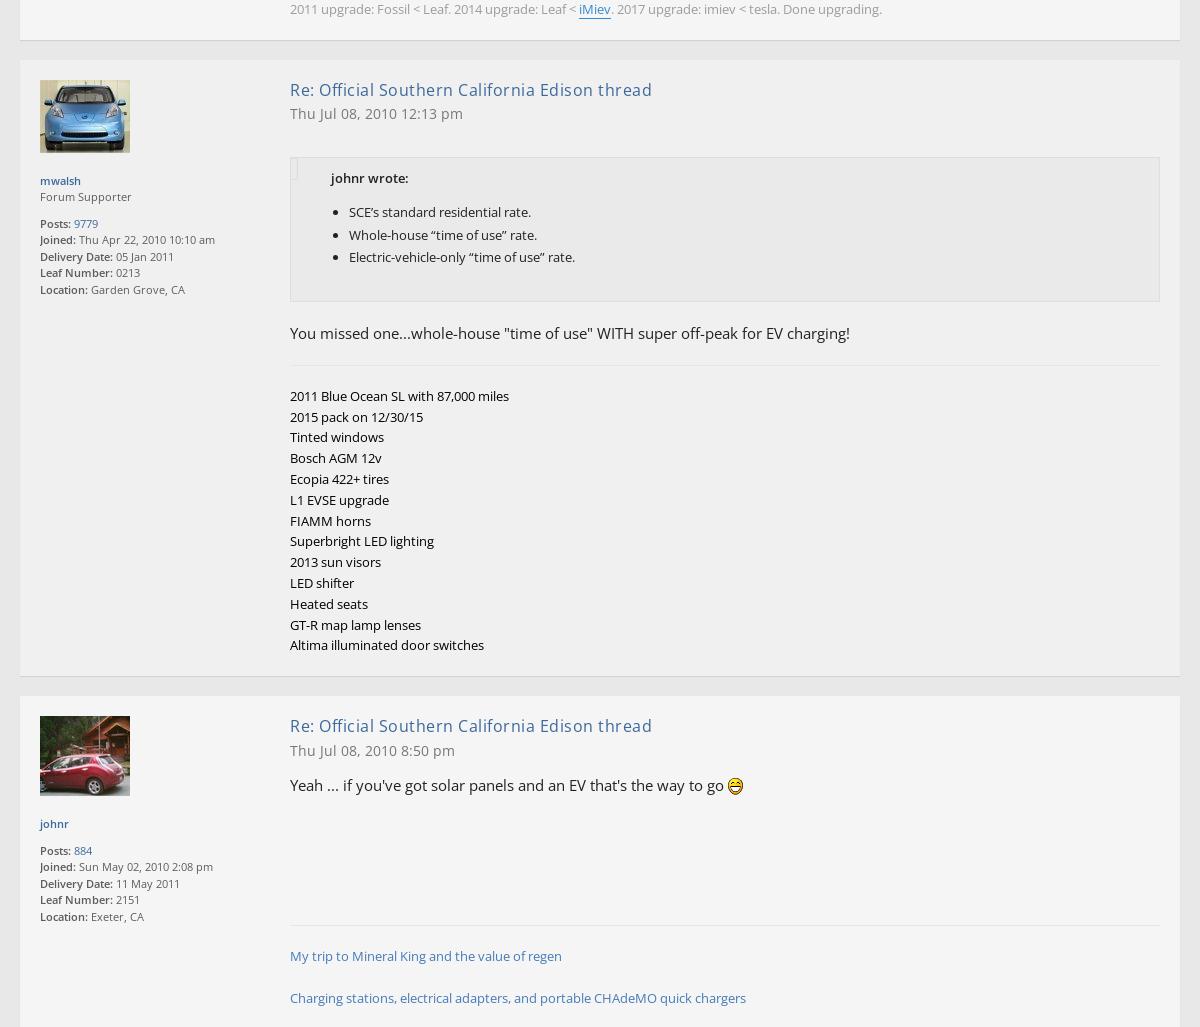  What do you see at coordinates (362, 540) in the screenshot?
I see `'Superbright LED lighting'` at bounding box center [362, 540].